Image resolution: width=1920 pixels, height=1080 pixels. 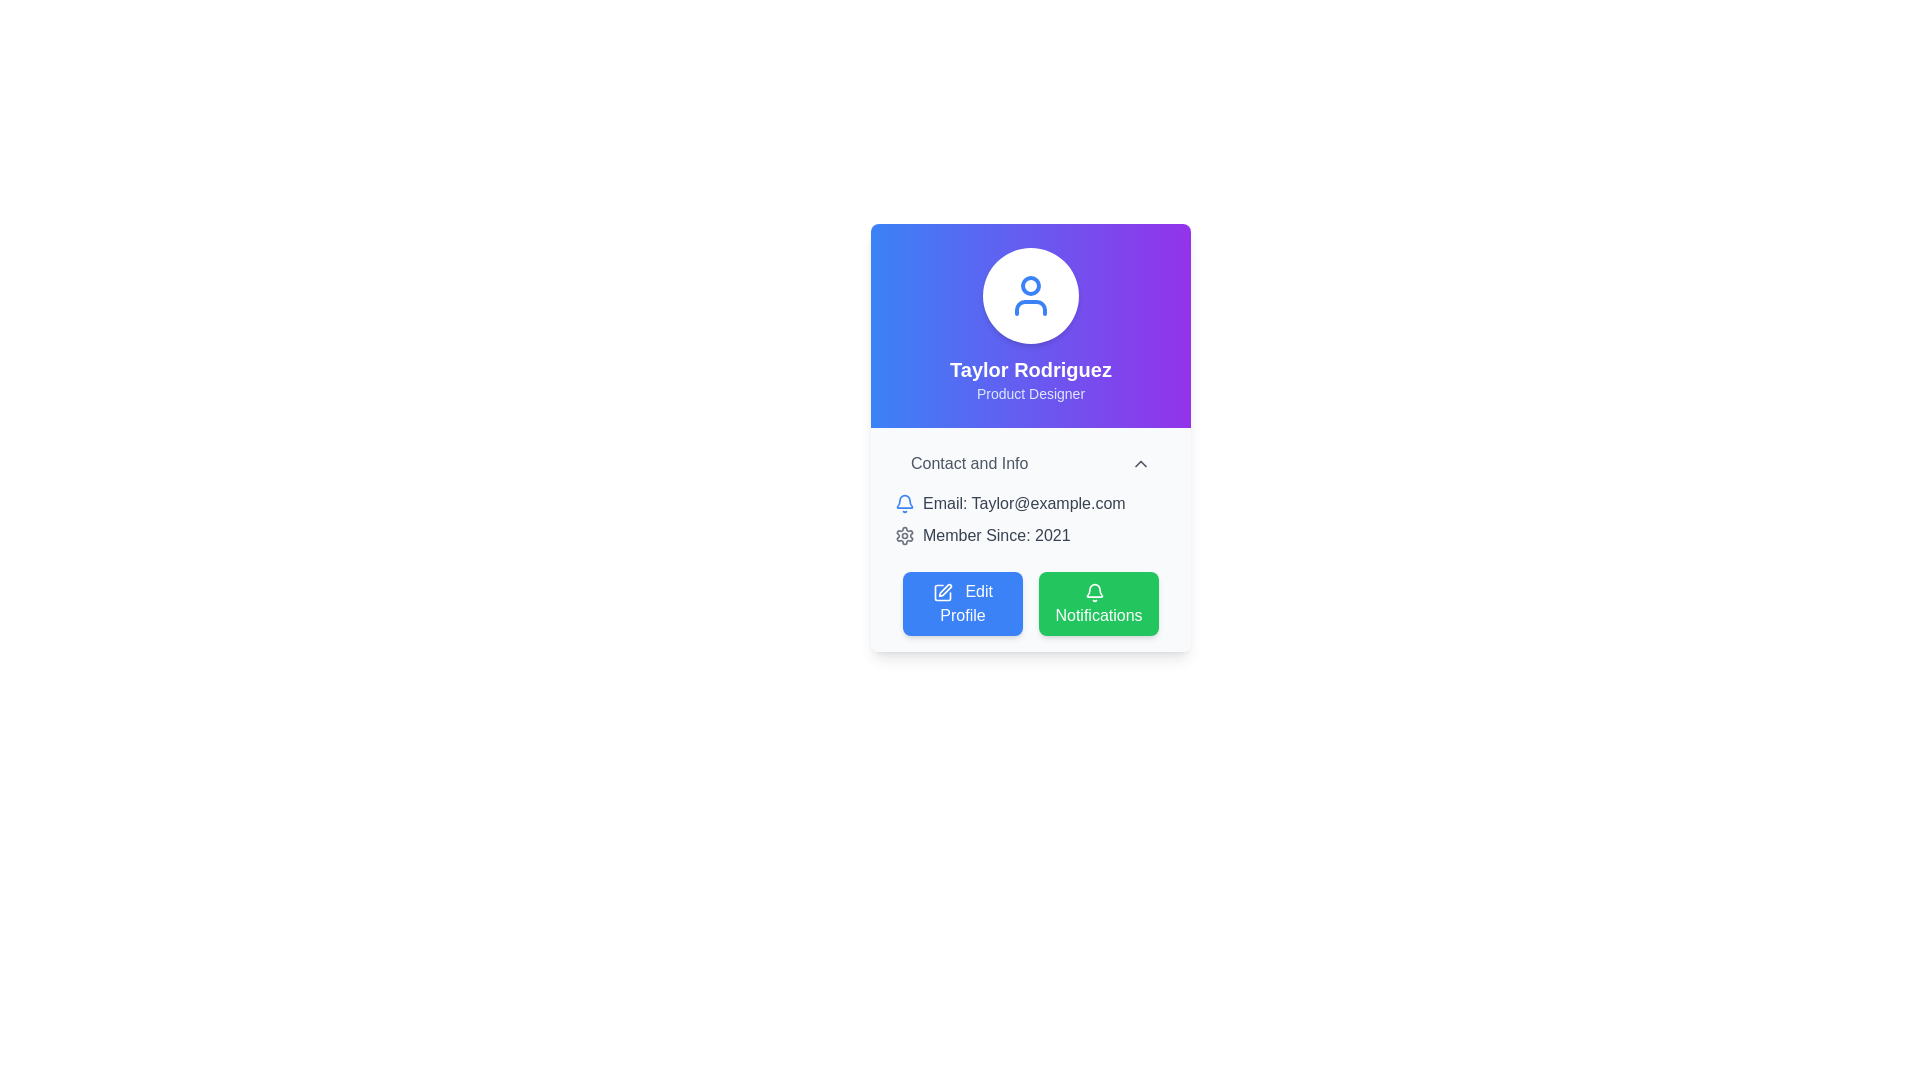 What do you see at coordinates (1093, 589) in the screenshot?
I see `the bell-shaped notification icon located within the green button on the user card` at bounding box center [1093, 589].